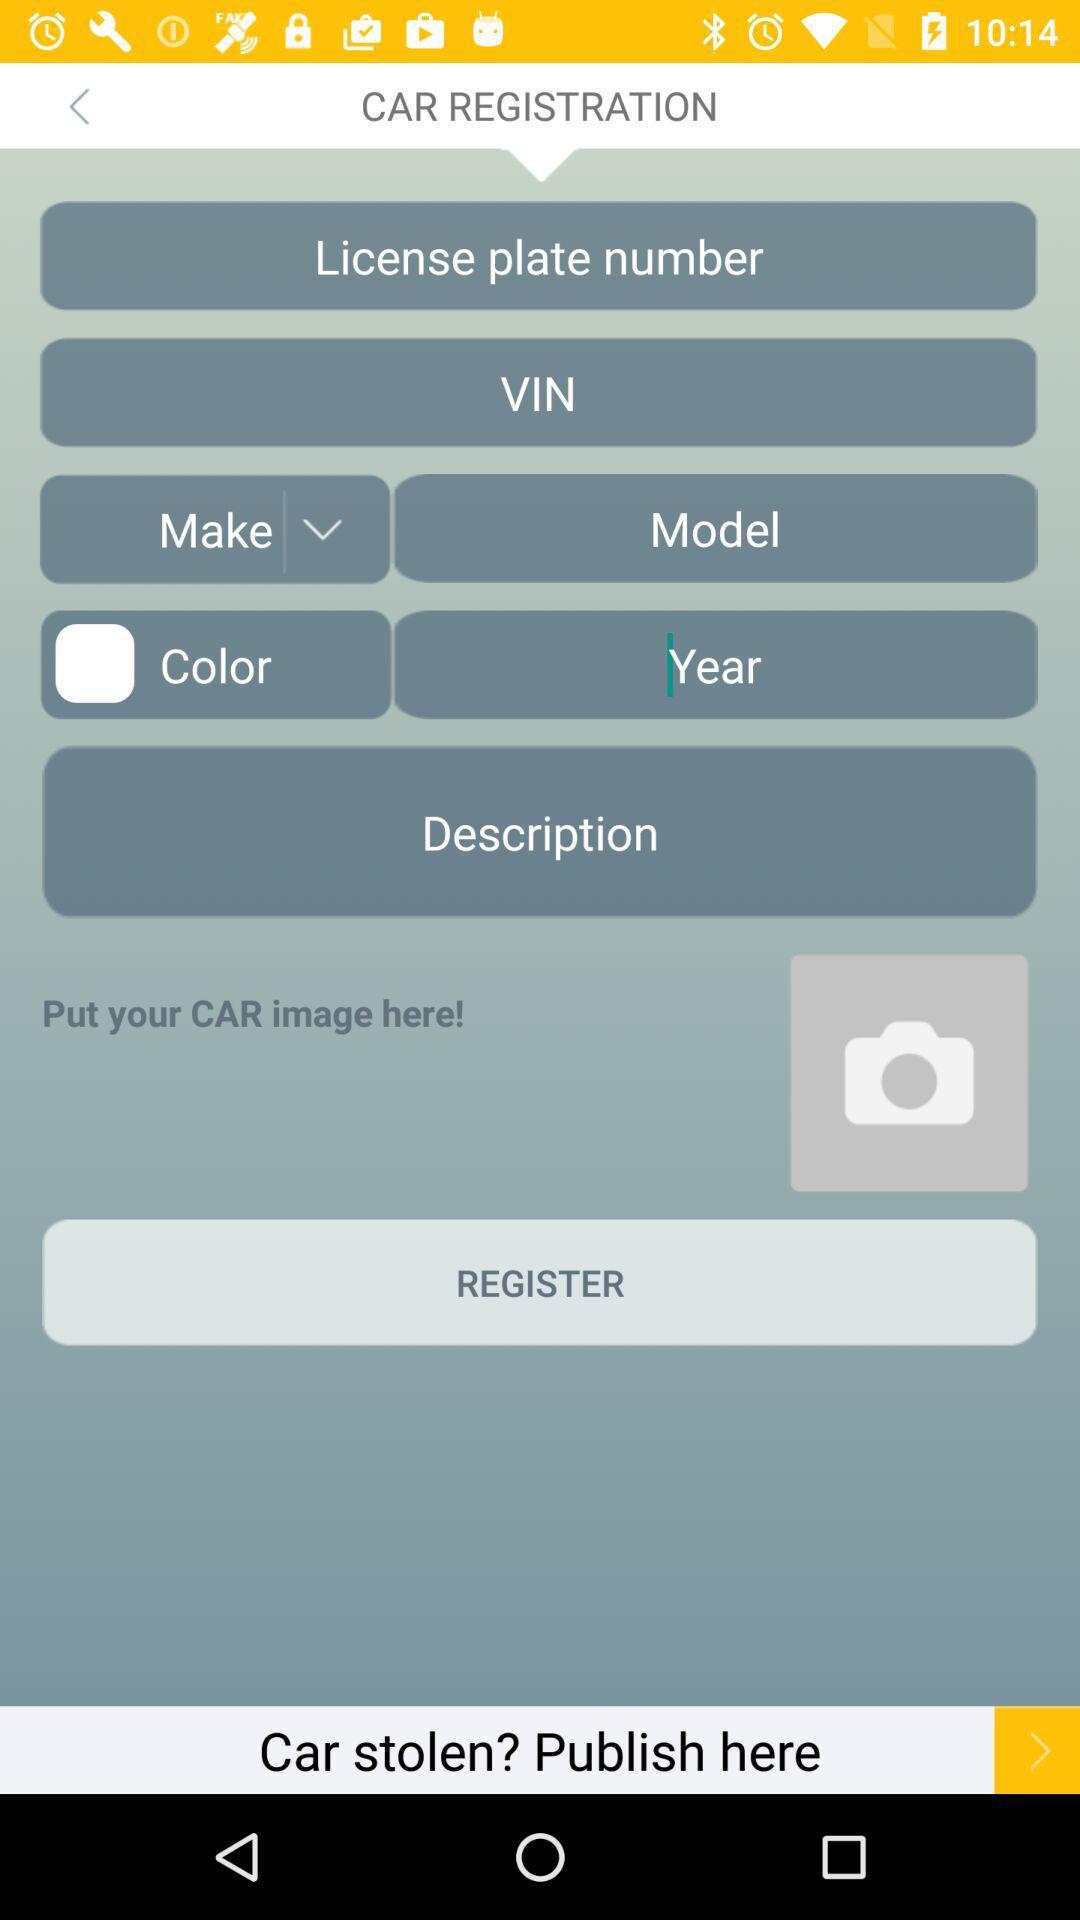 This screenshot has width=1080, height=1920. Describe the element at coordinates (713, 664) in the screenshot. I see `the year` at that location.